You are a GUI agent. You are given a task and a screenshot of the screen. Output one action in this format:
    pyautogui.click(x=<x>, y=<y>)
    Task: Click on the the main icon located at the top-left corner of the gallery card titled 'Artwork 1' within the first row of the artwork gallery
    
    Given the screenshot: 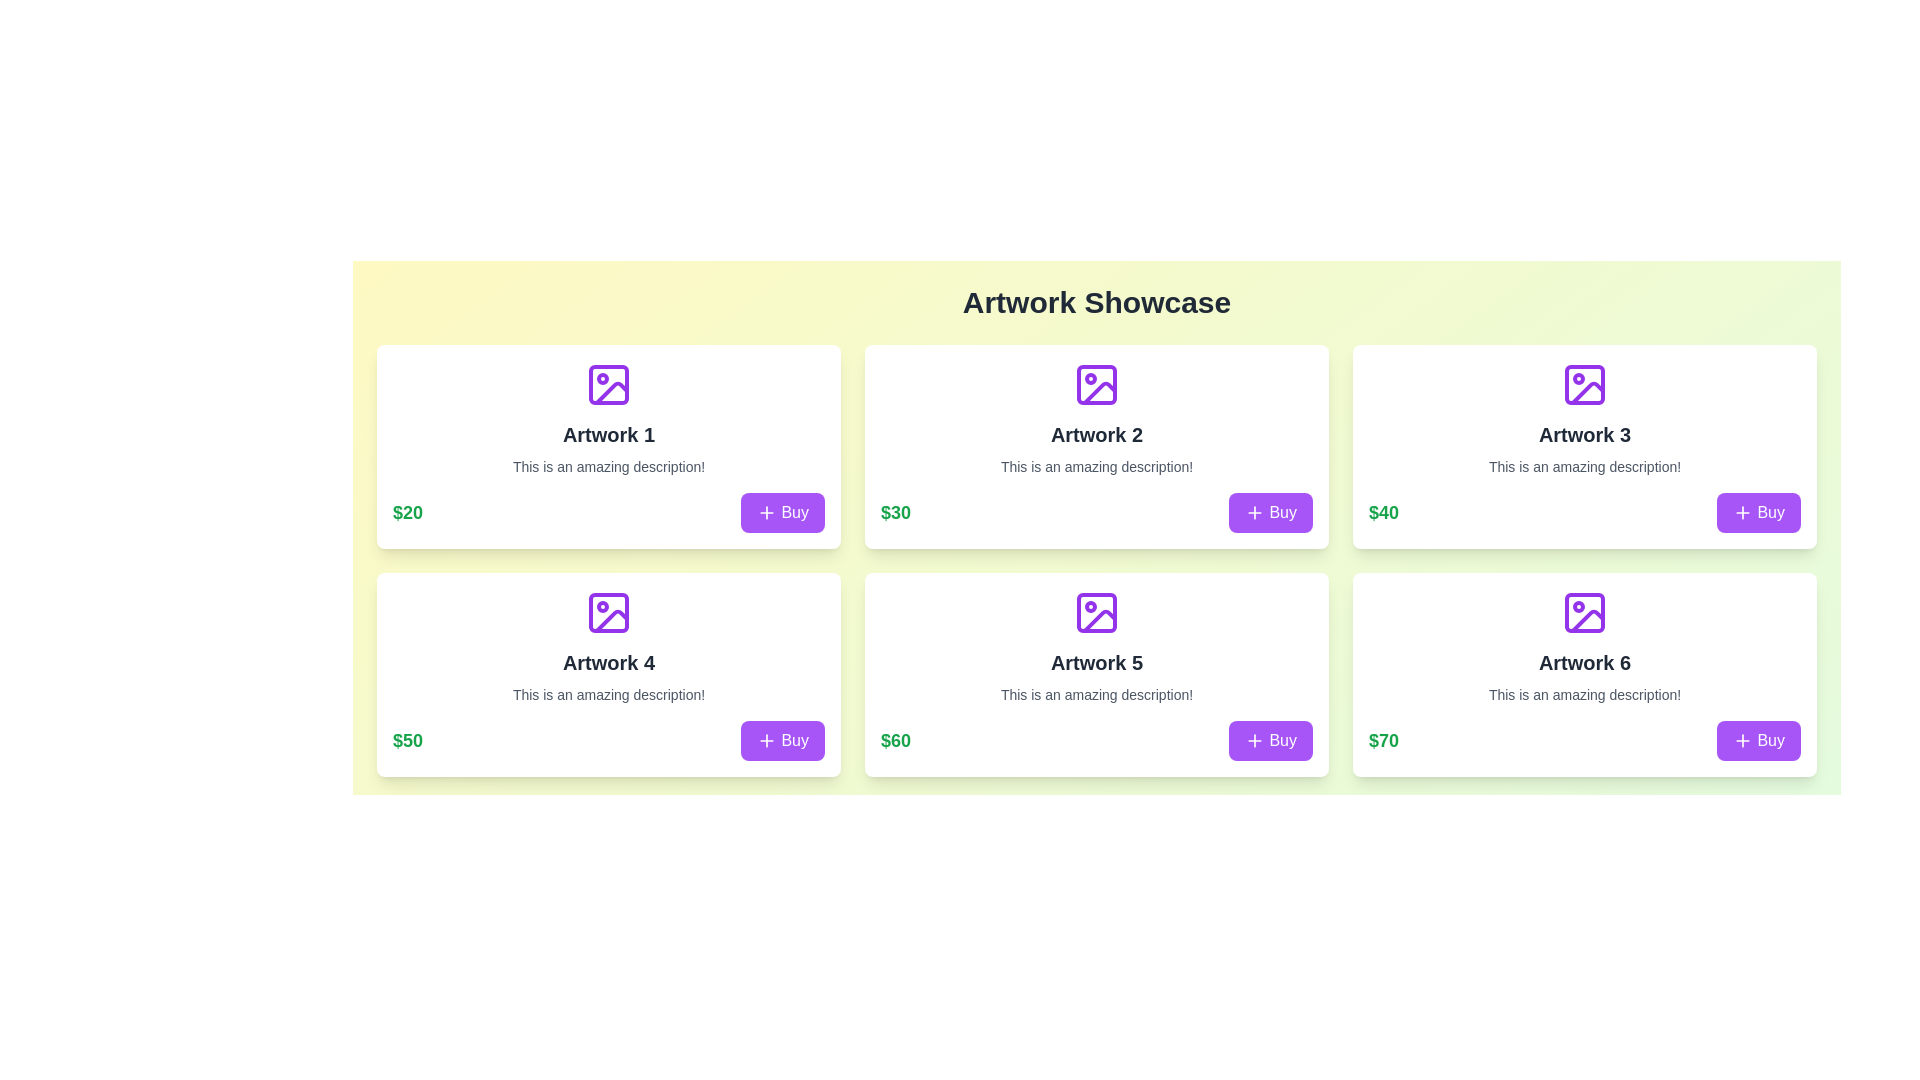 What is the action you would take?
    pyautogui.click(x=608, y=385)
    